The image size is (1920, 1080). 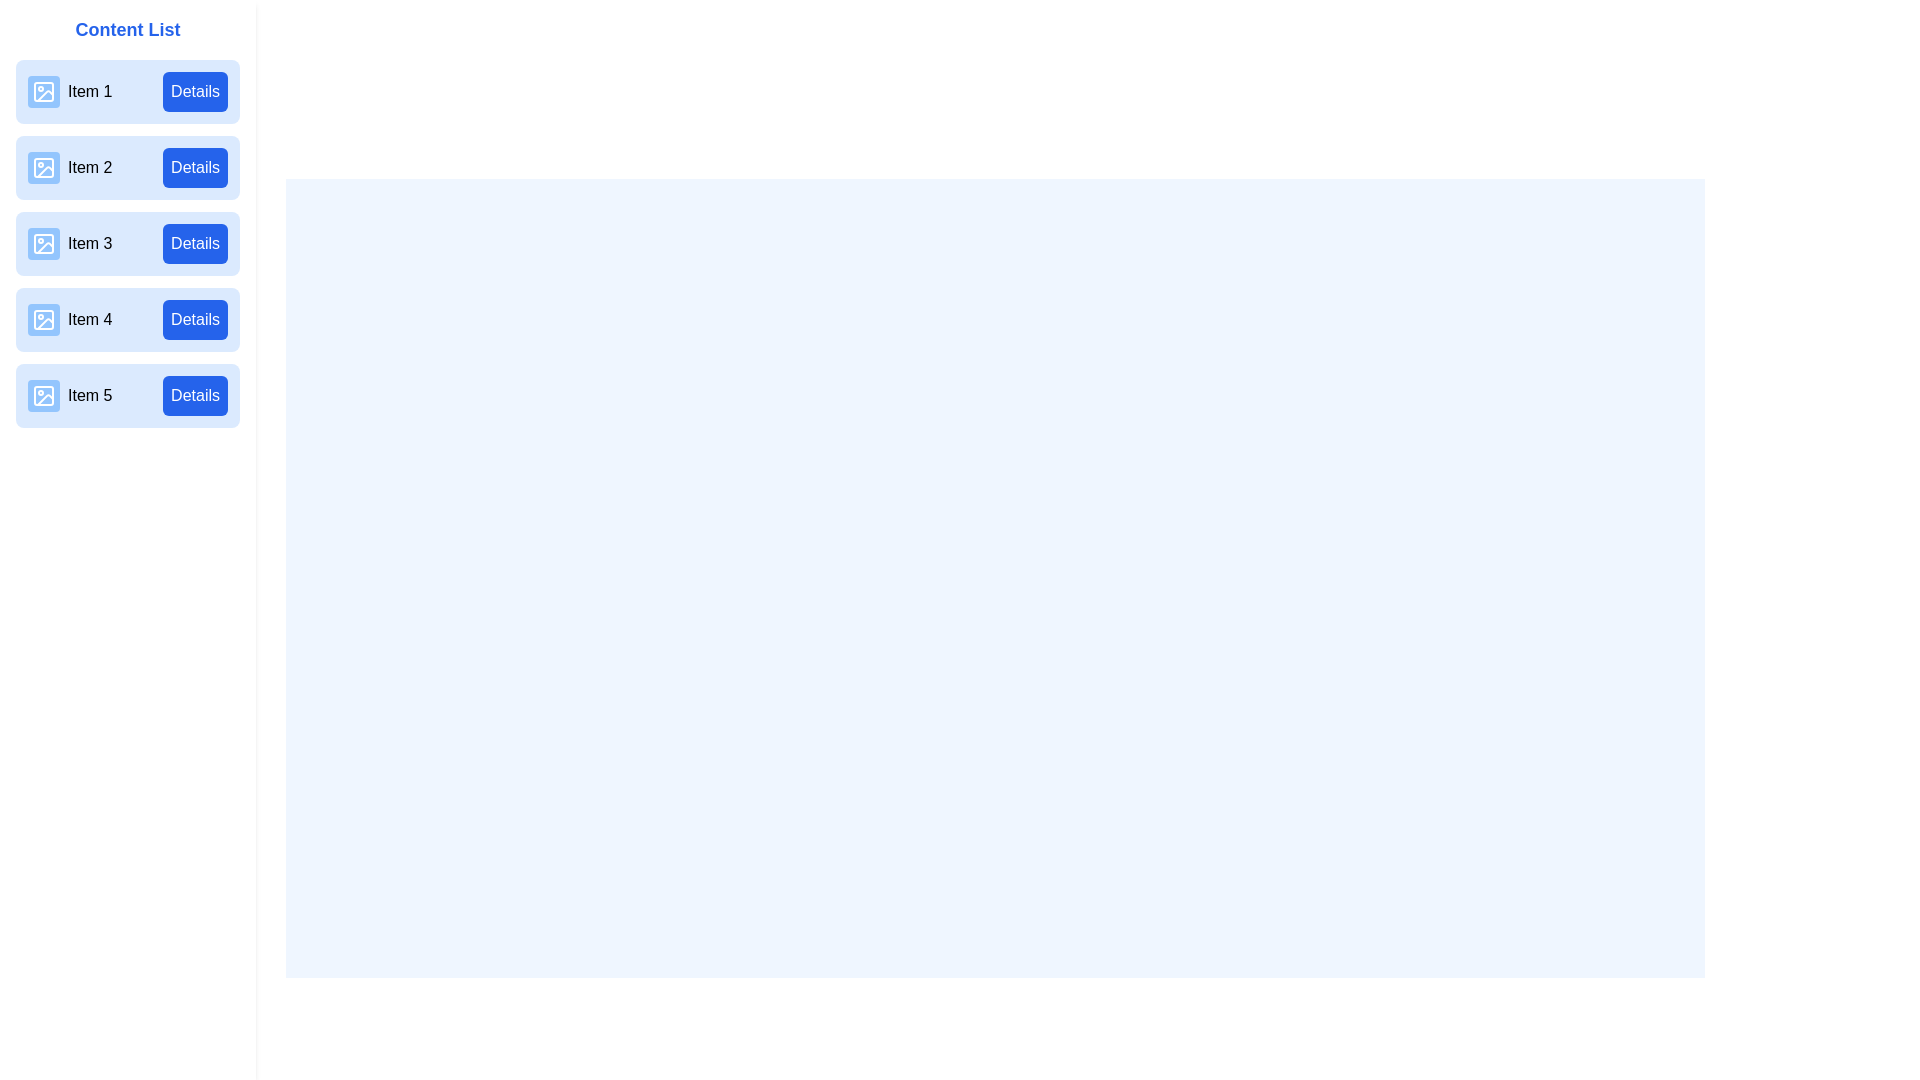 What do you see at coordinates (43, 396) in the screenshot?
I see `the icon resembling a generic image placeholder located in the fifth row of the left sidebar, which has a blue circular background and is associated with 'Item 5'` at bounding box center [43, 396].